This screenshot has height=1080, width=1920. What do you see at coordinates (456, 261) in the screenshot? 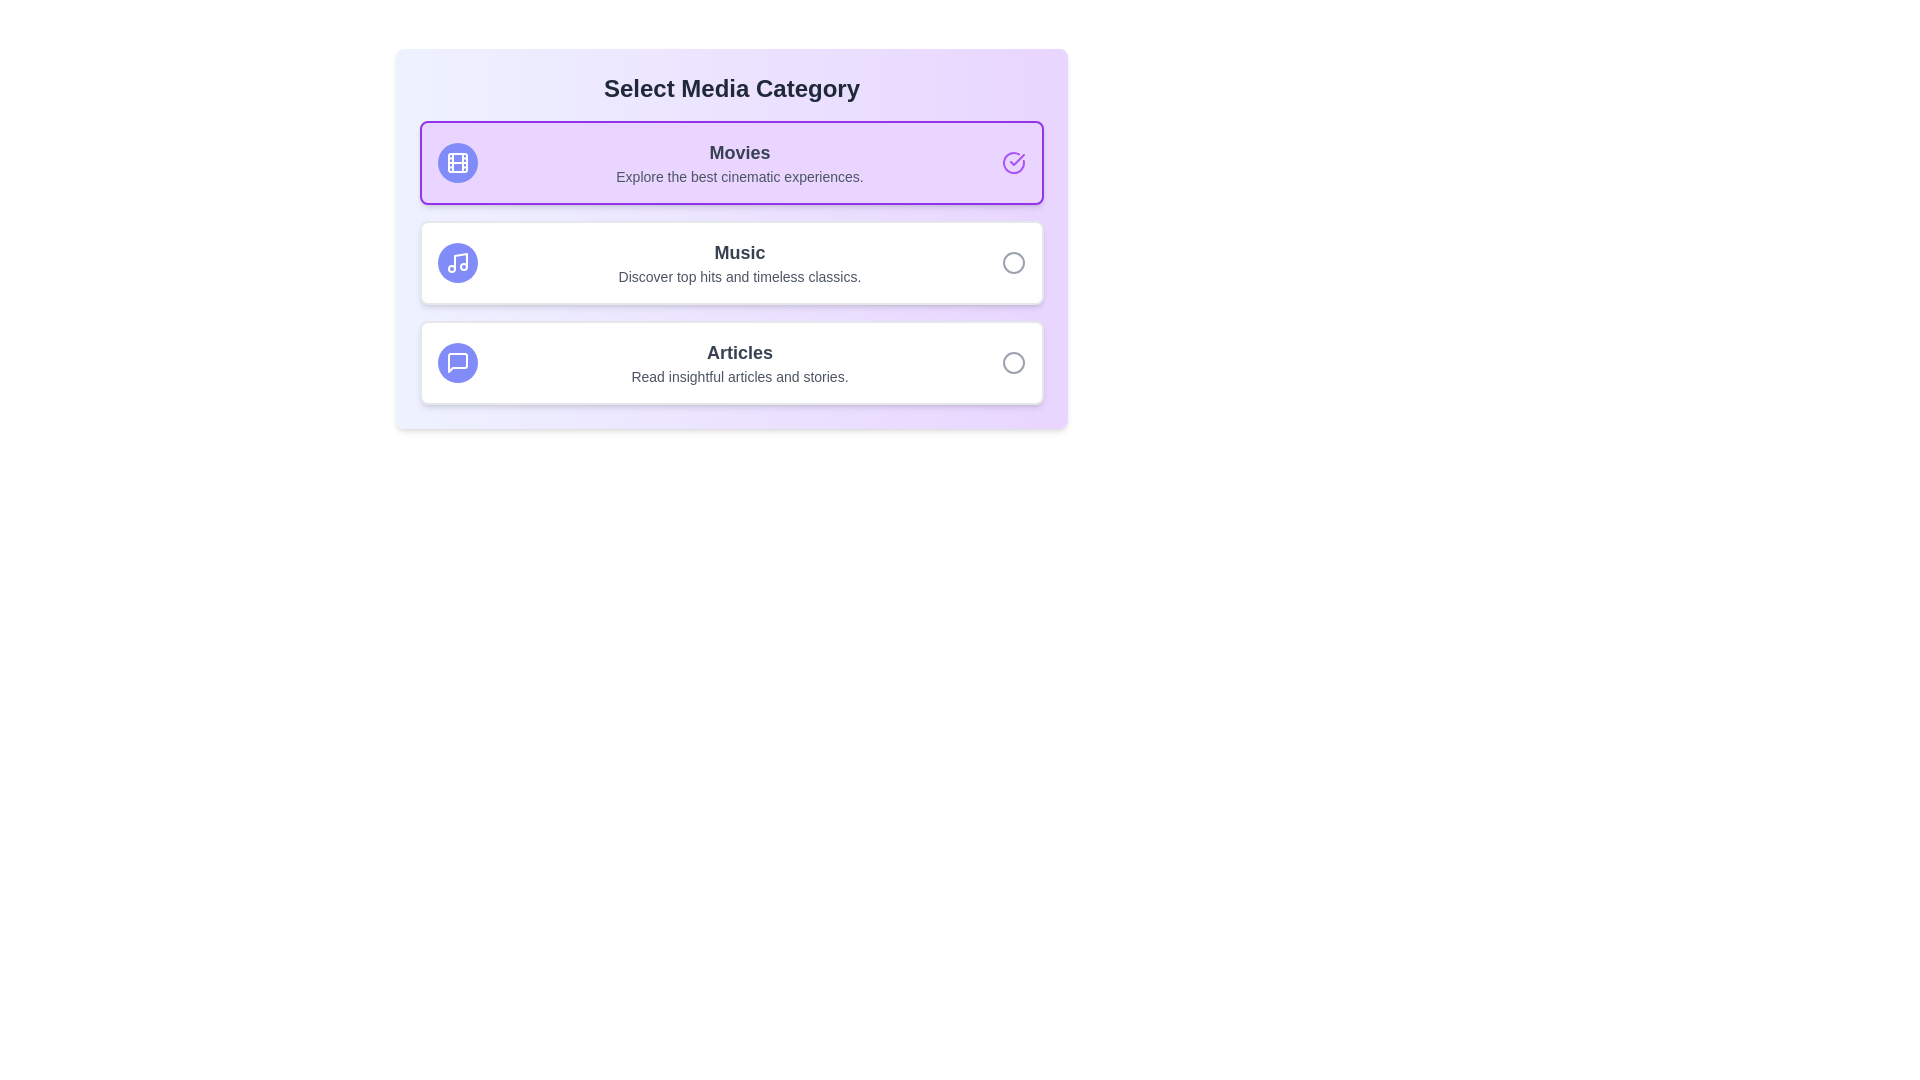
I see `the circular icon with a musical note symbol inside, which is located in the 'Music' section of the media category selection interface, positioned on the left side of the title 'Music'` at bounding box center [456, 261].